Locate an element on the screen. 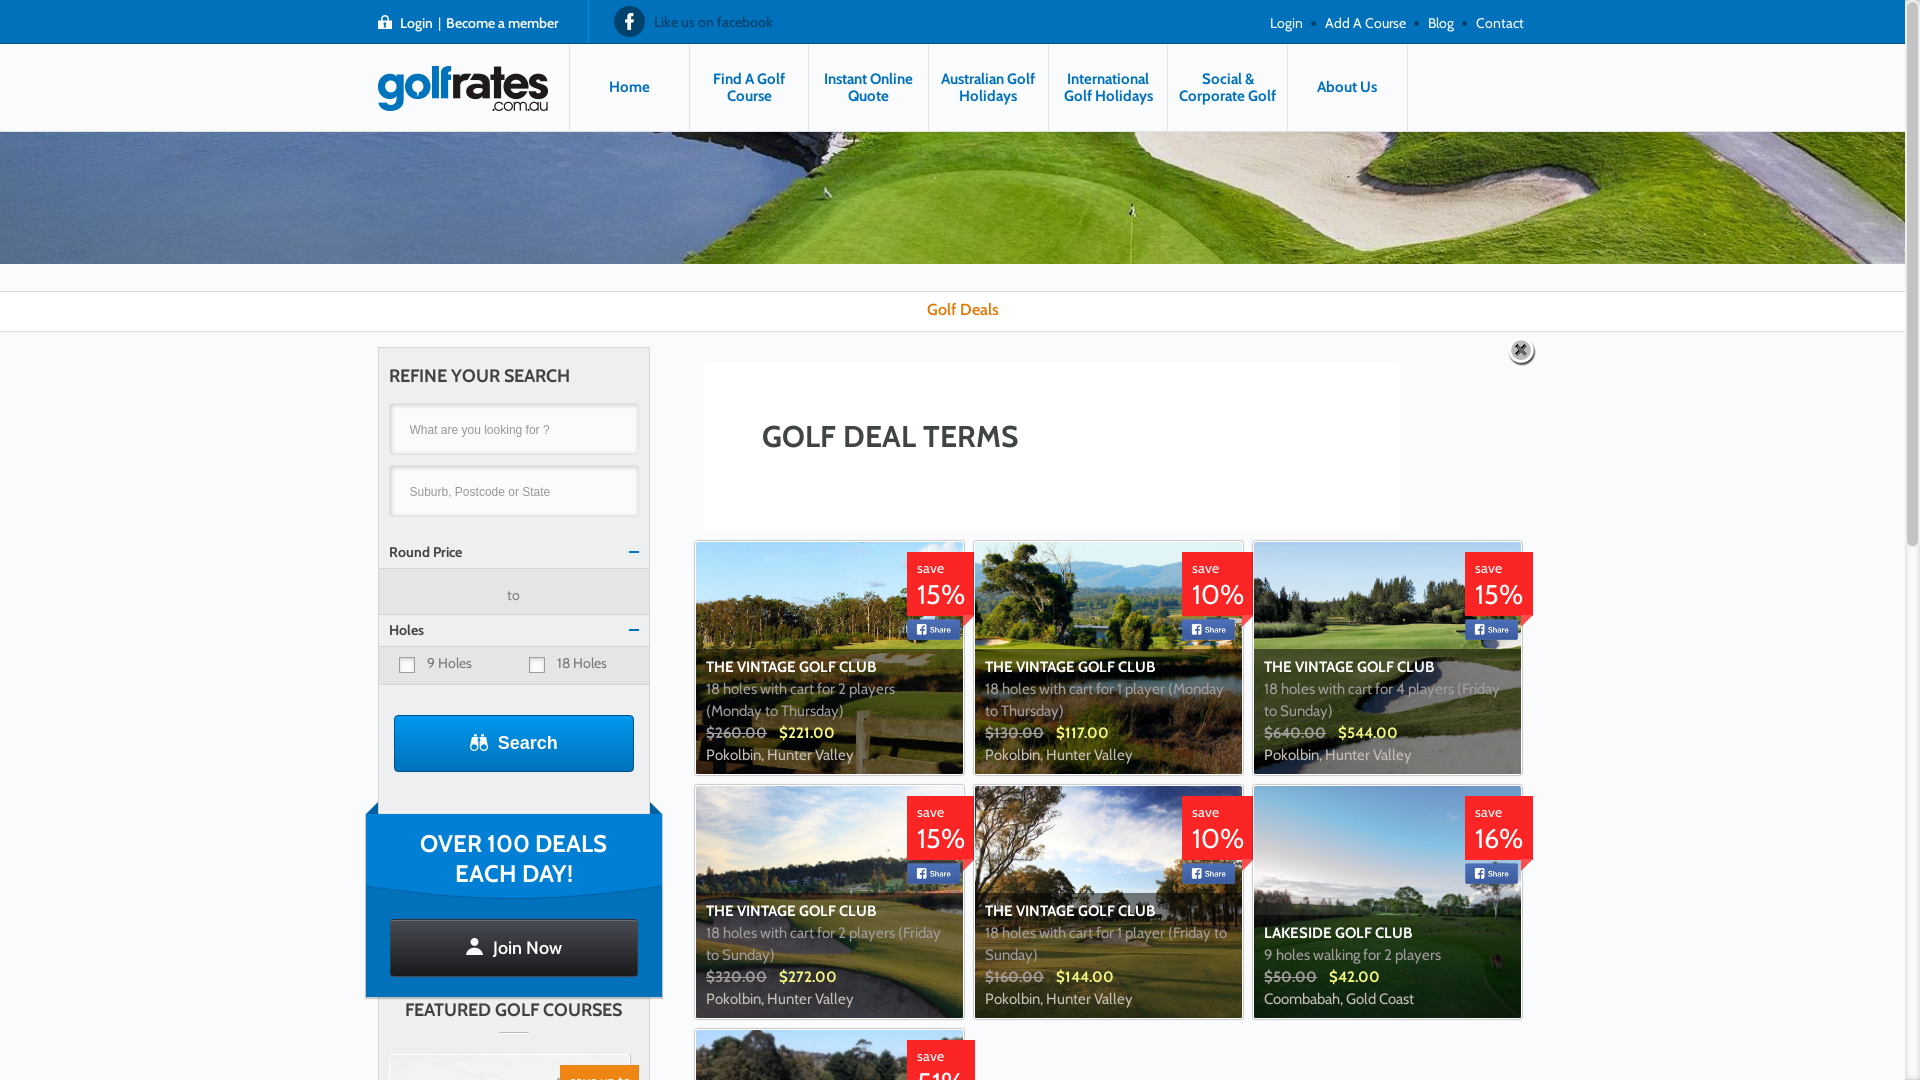  'About Us' is located at coordinates (1347, 86).